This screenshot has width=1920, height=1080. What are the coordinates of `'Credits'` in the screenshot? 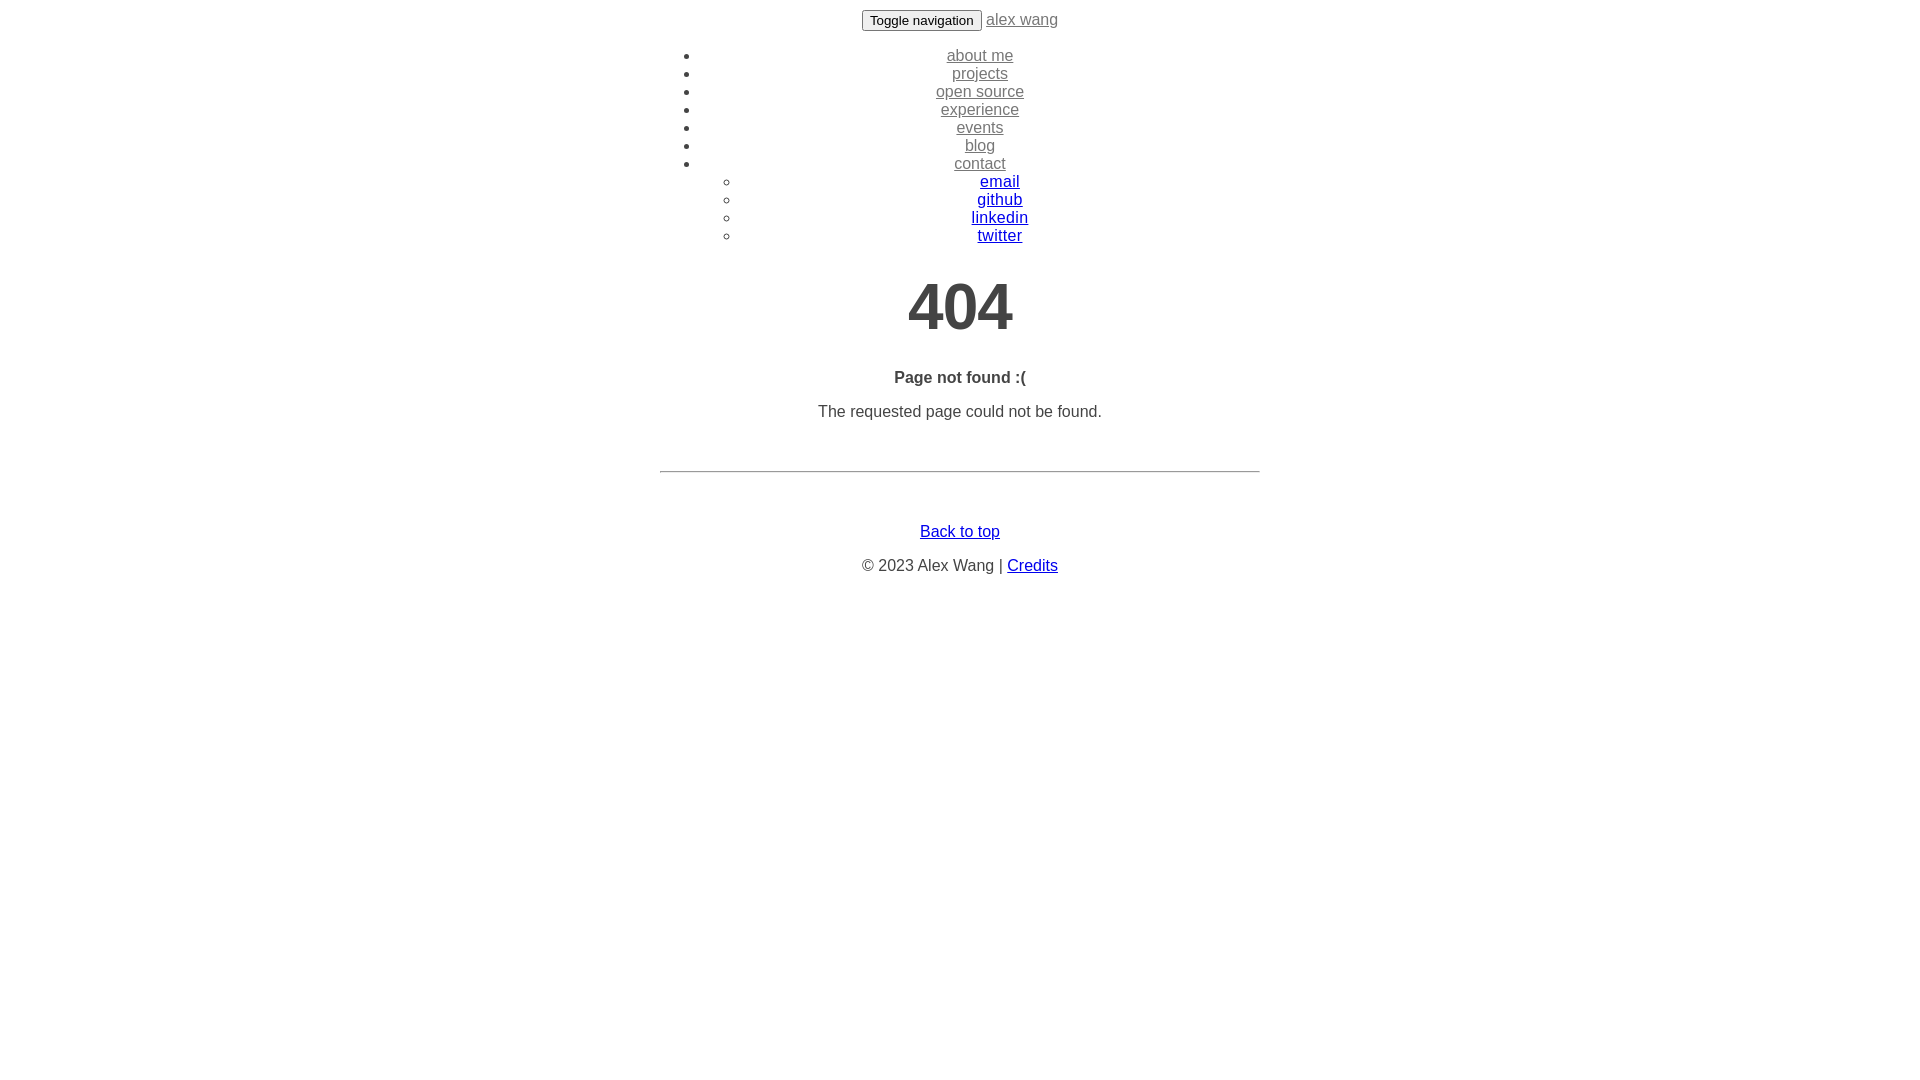 It's located at (1032, 565).